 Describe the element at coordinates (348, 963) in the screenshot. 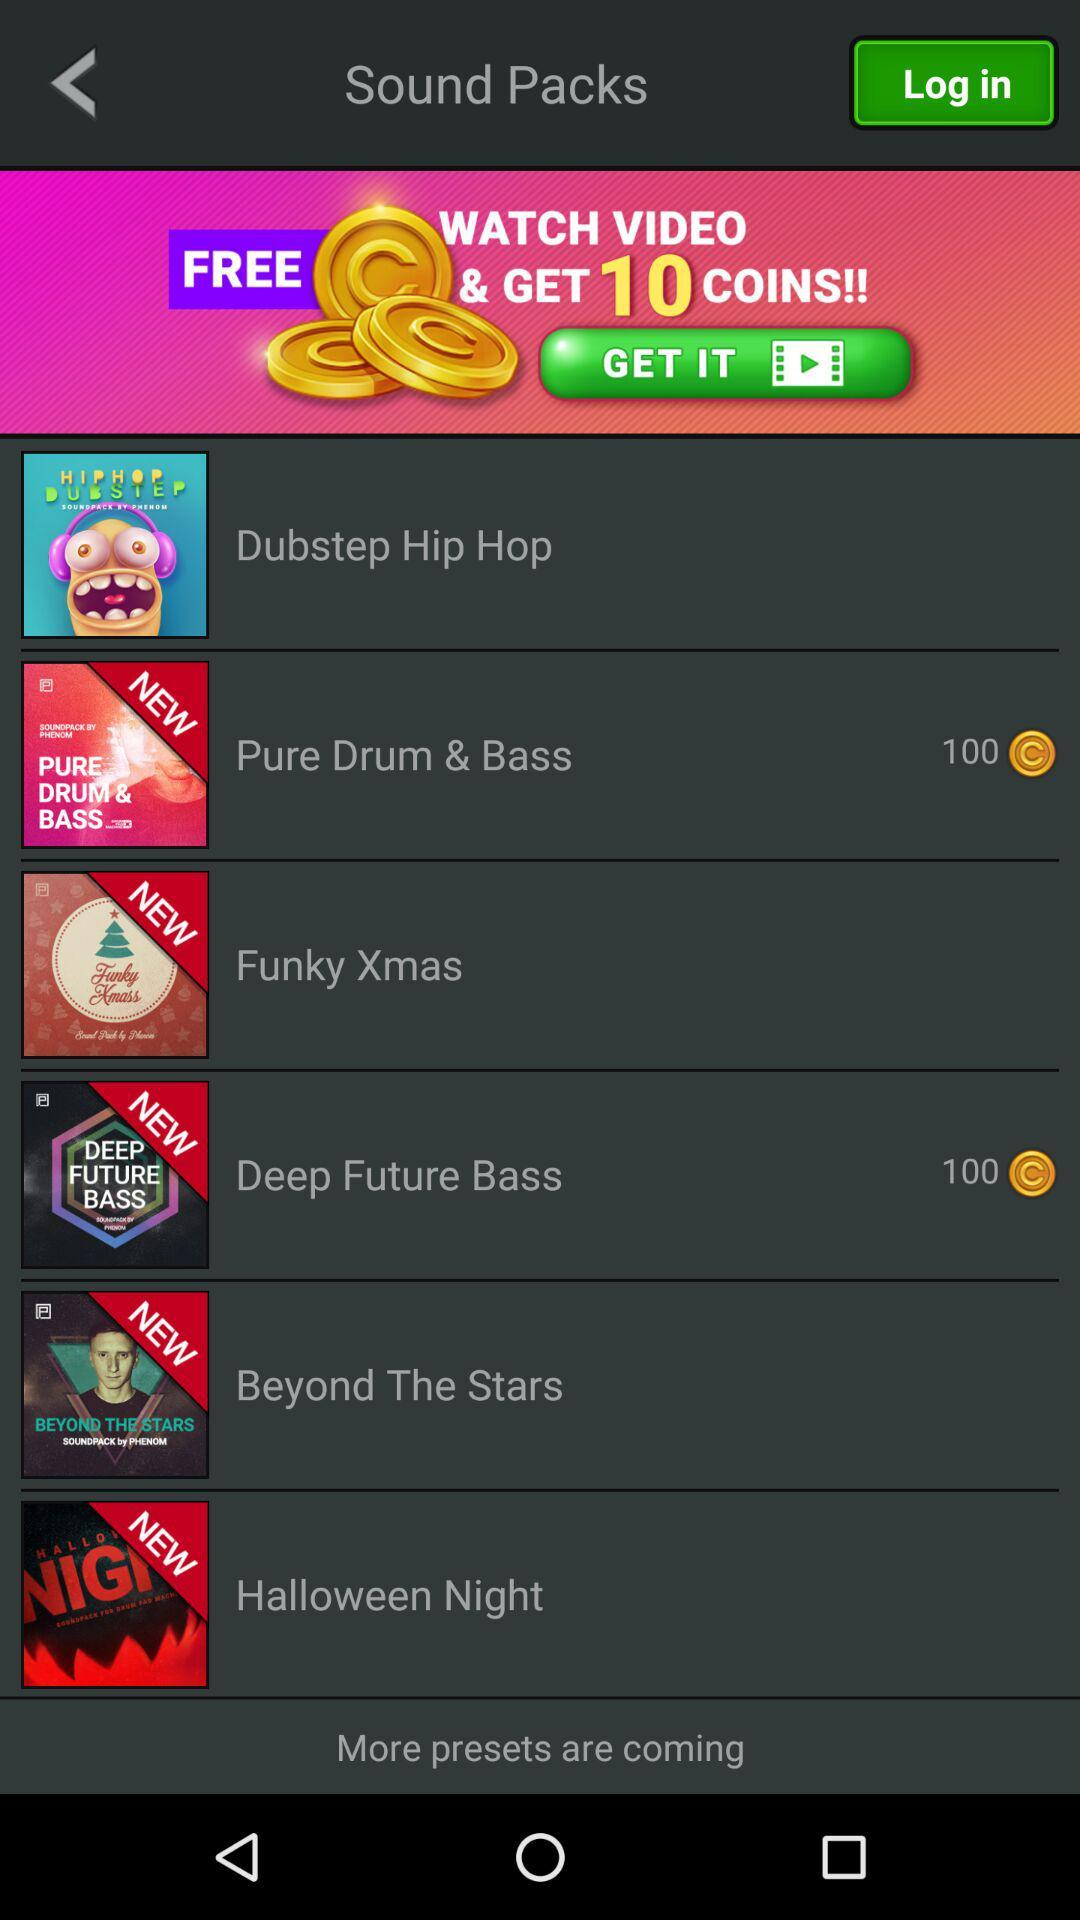

I see `the funky xmas item` at that location.